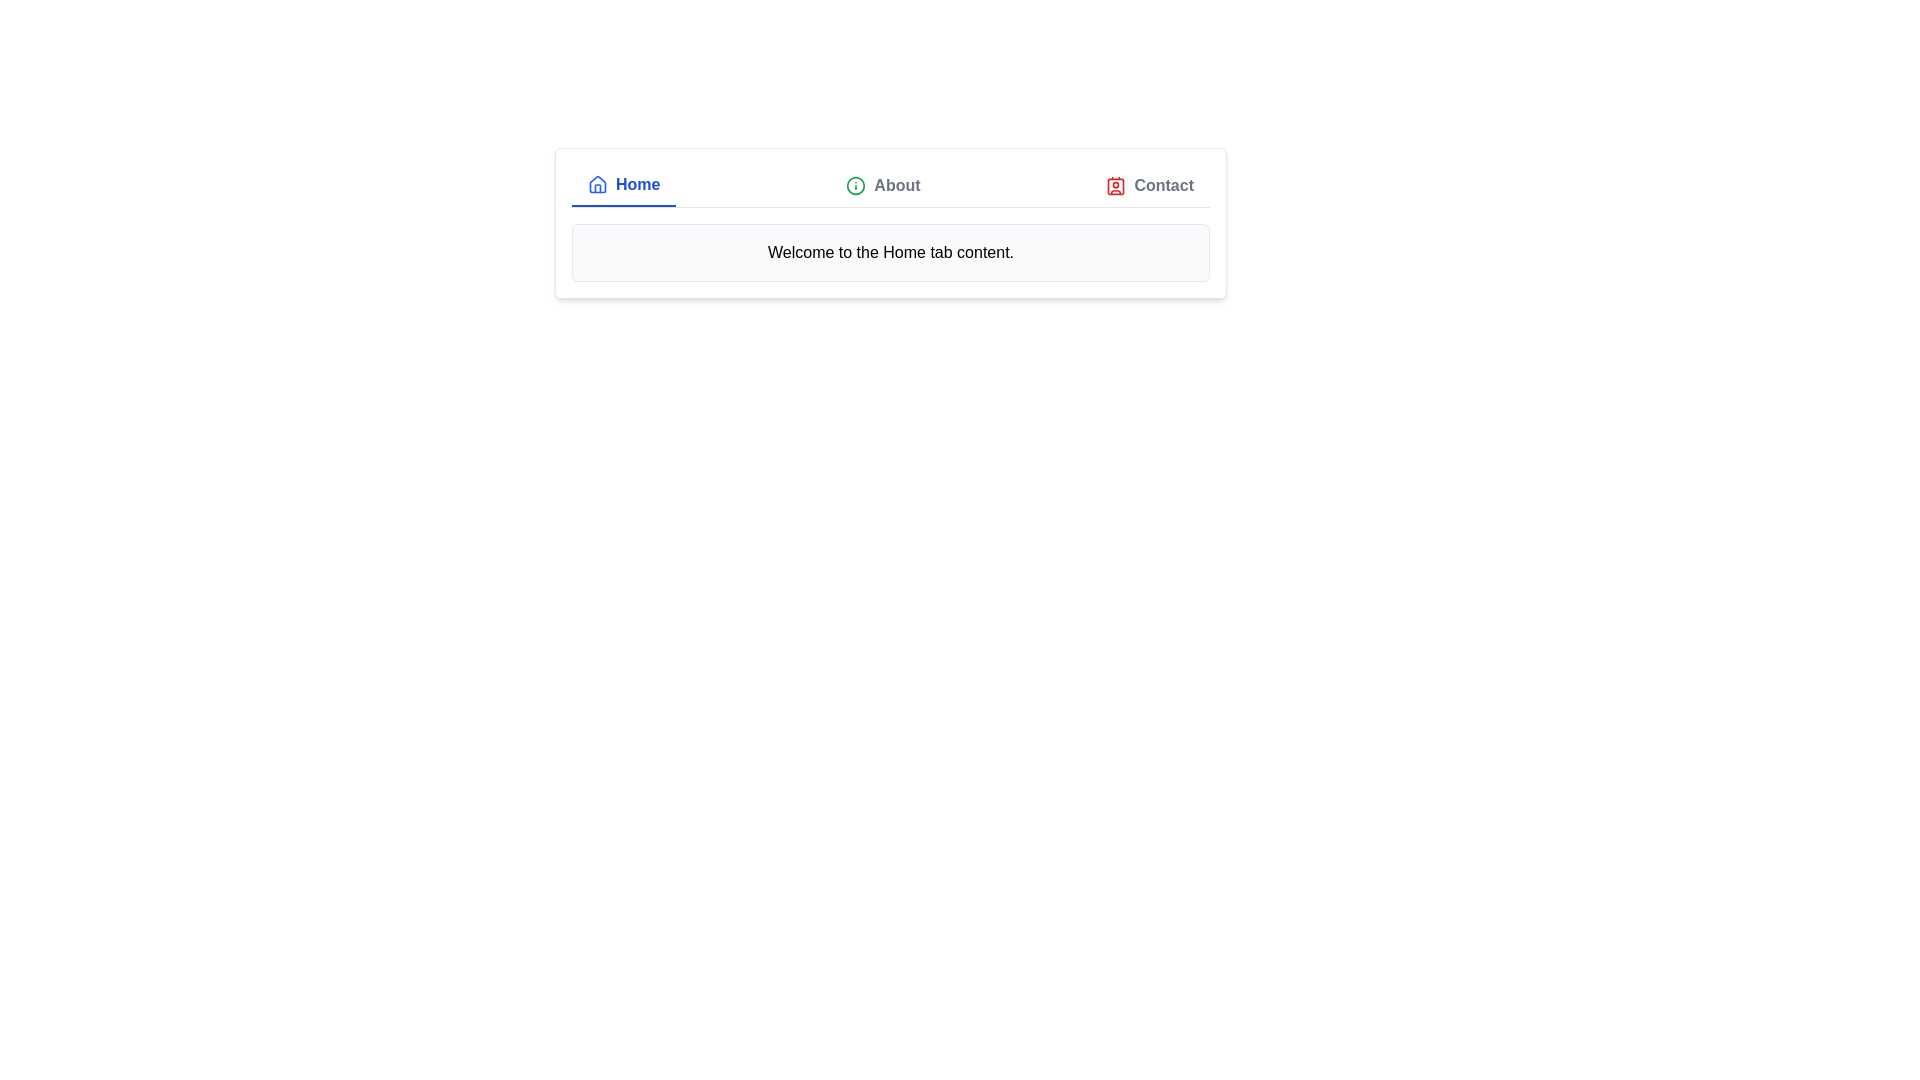 The image size is (1920, 1080). I want to click on the 'About' text label, which is styled in bold and semibold font, located in the horizontal navigation bar between a green icon and the 'Contact' tab, so click(896, 185).